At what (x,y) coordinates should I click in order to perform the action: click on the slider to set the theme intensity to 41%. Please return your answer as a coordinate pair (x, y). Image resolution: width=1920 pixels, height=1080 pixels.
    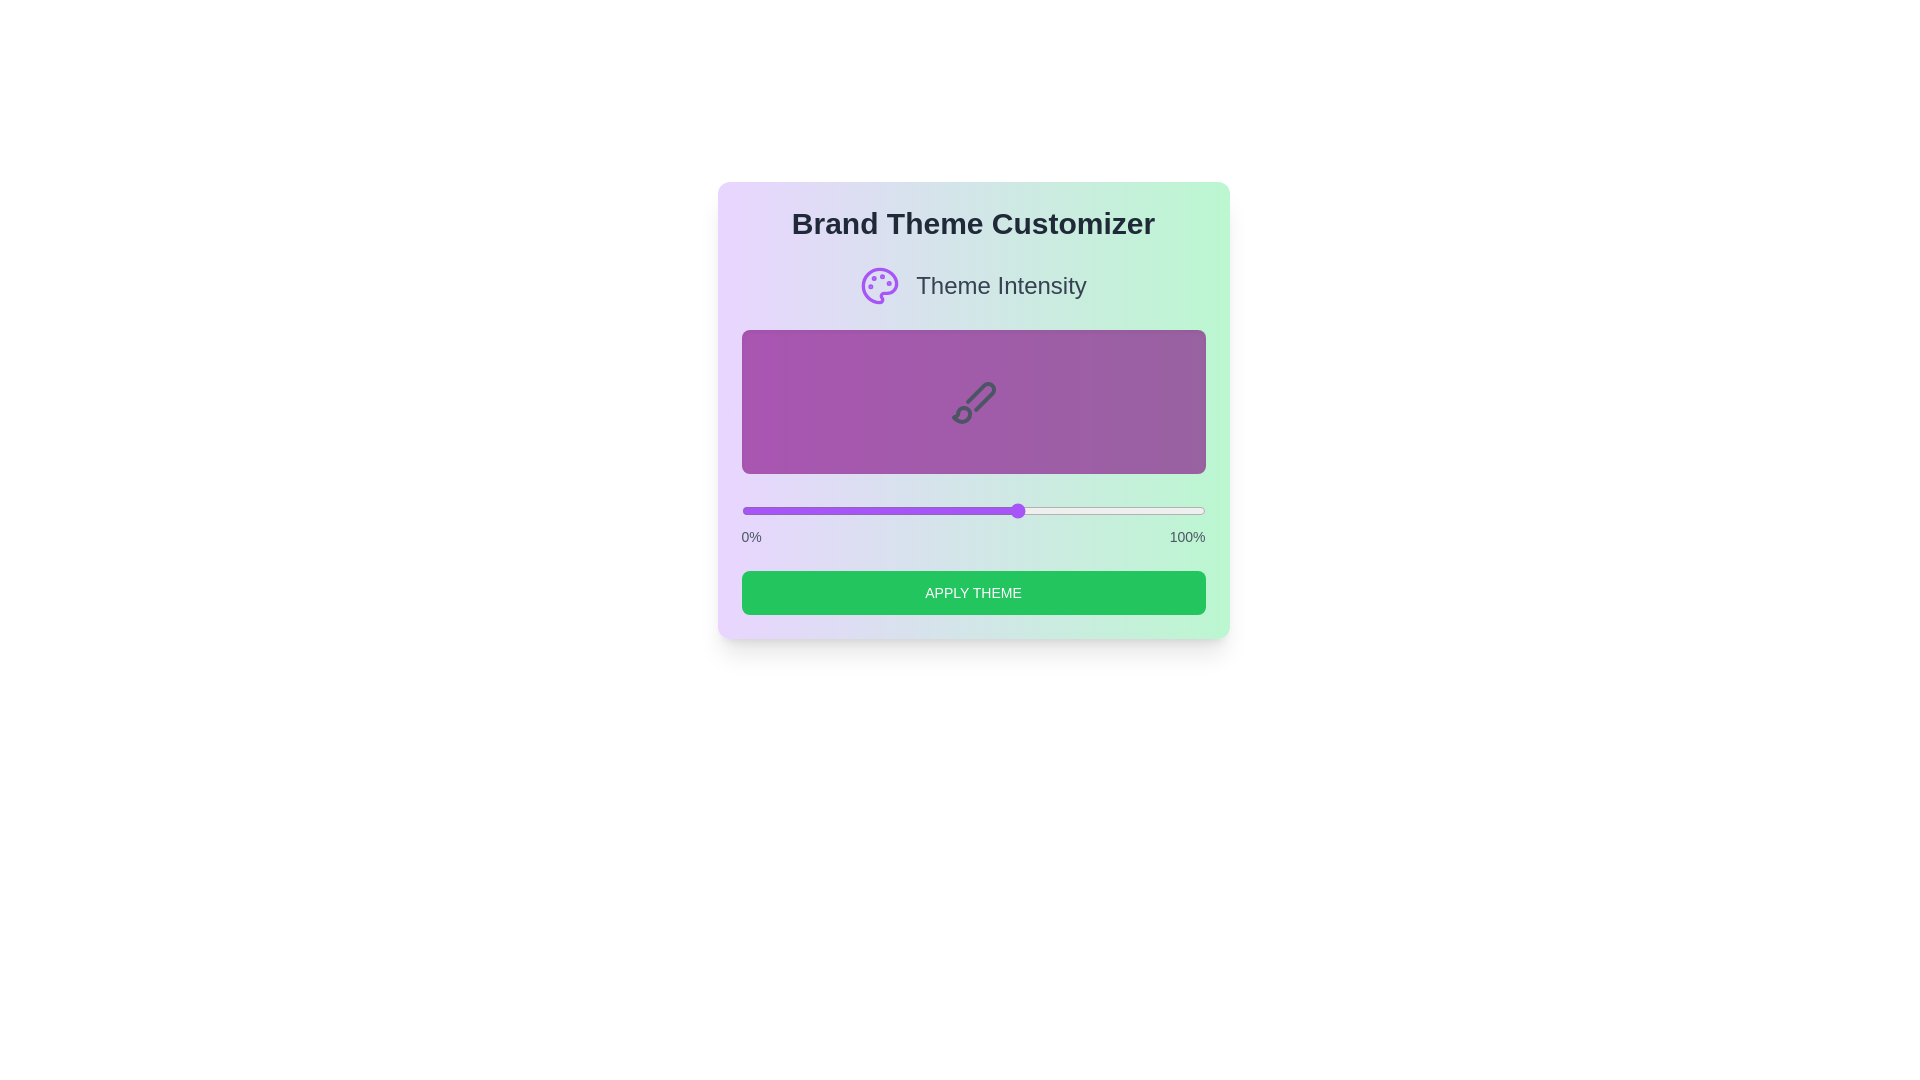
    Looking at the image, I should click on (930, 509).